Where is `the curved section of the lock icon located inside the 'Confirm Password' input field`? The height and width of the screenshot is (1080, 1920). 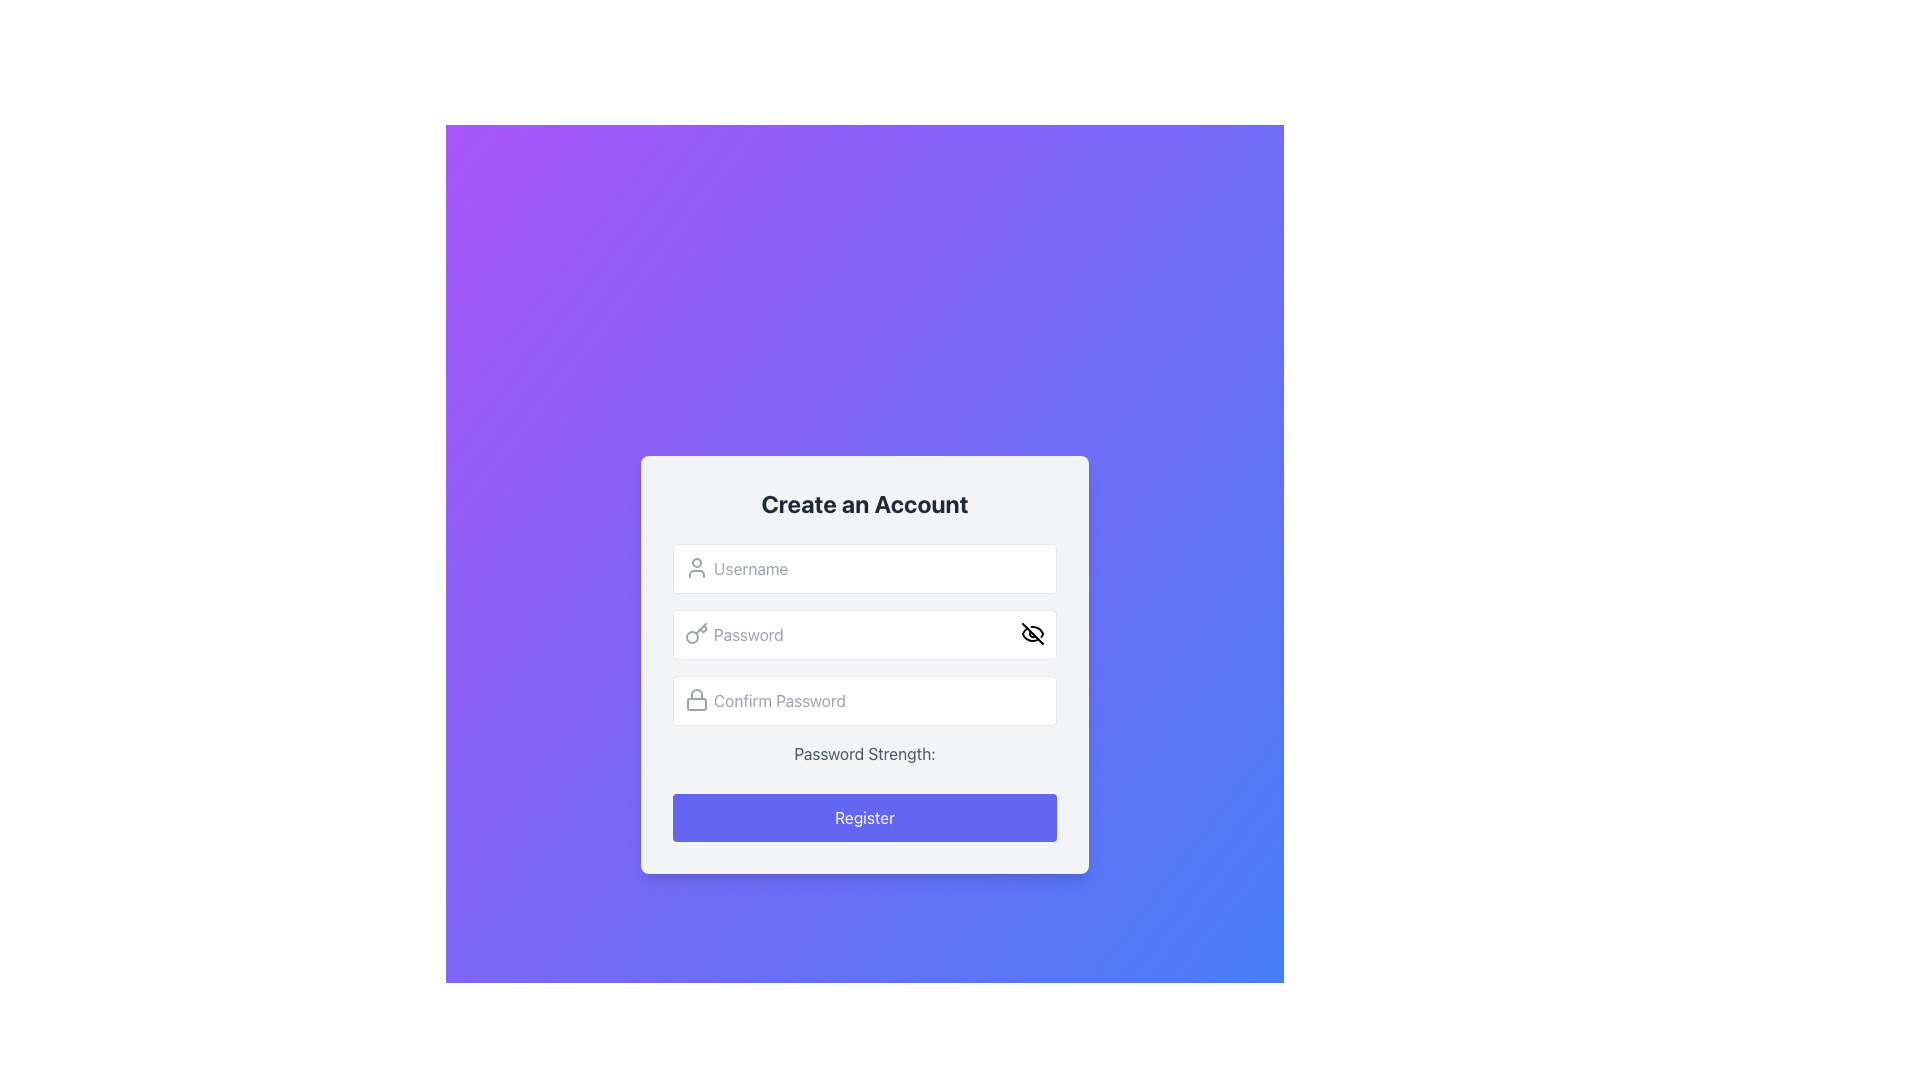 the curved section of the lock icon located inside the 'Confirm Password' input field is located at coordinates (696, 693).